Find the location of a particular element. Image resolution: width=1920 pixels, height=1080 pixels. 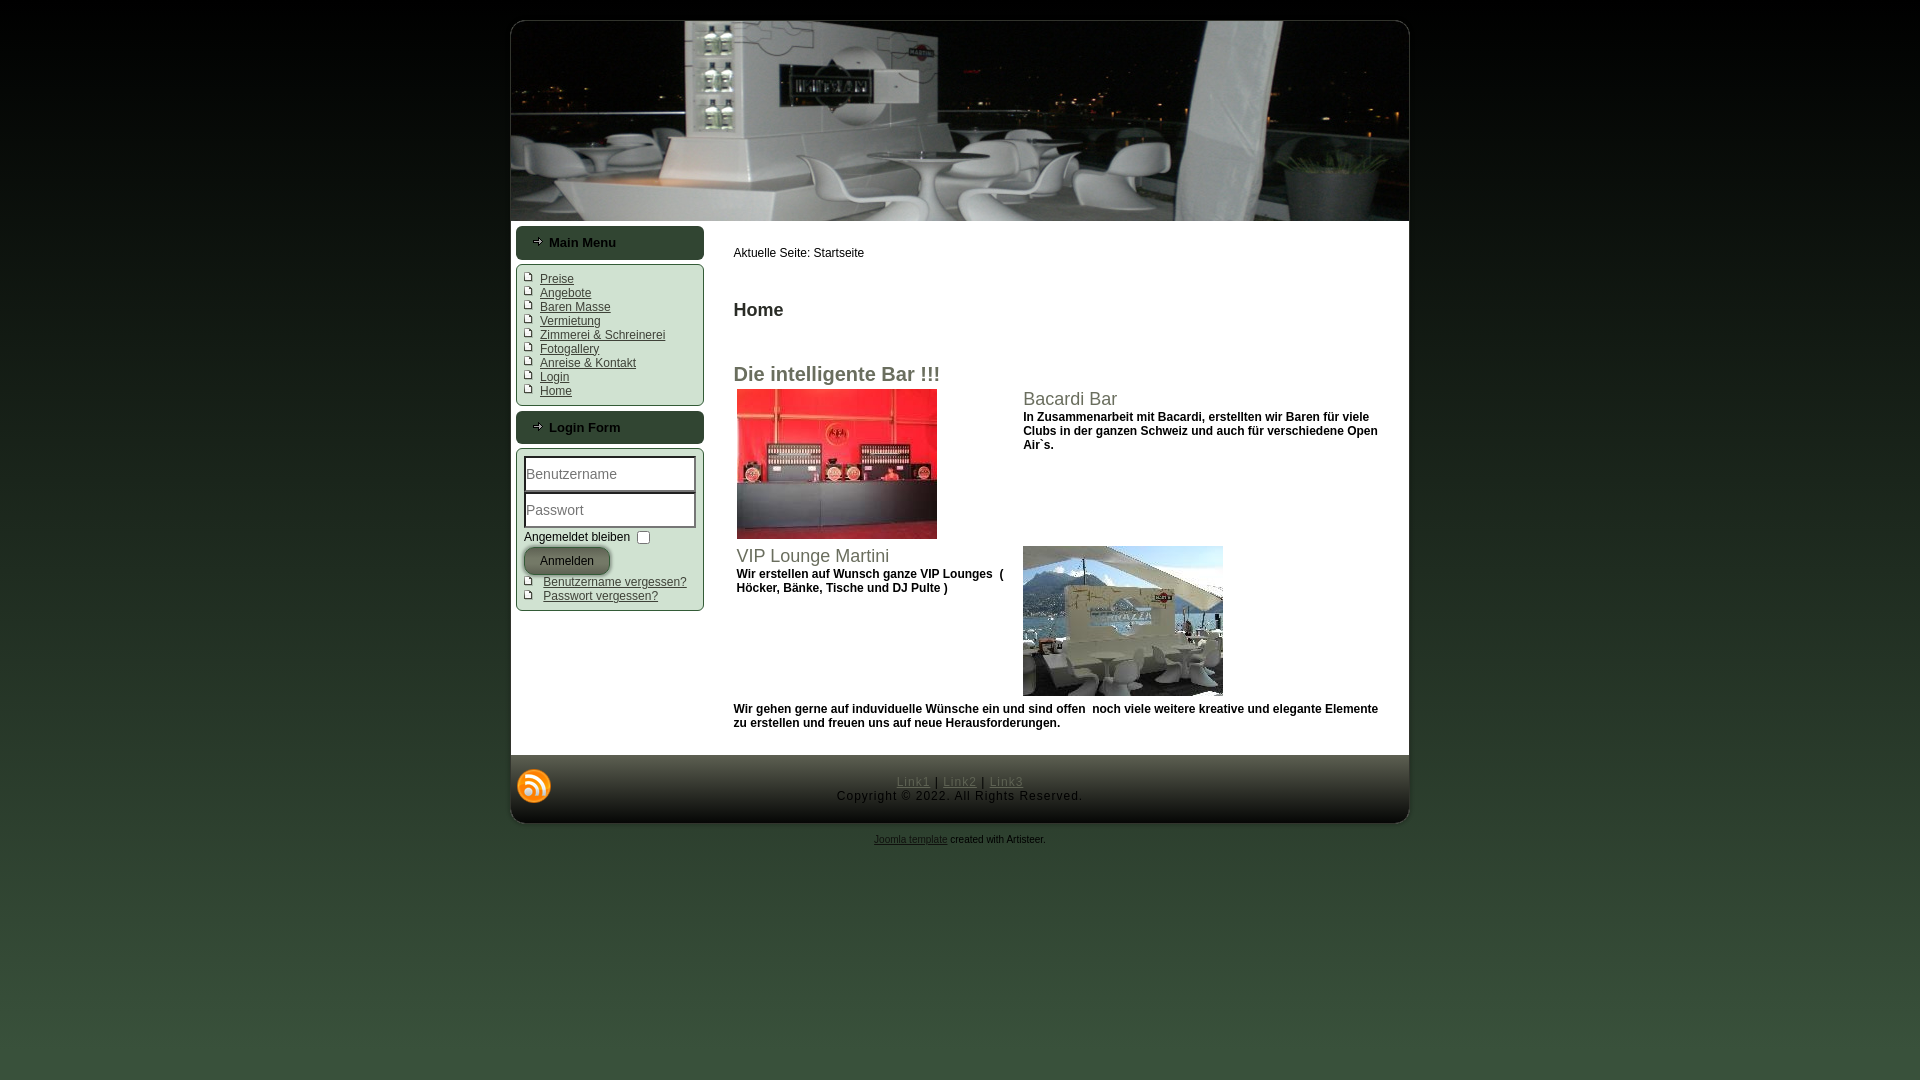

'Home' is located at coordinates (556, 390).